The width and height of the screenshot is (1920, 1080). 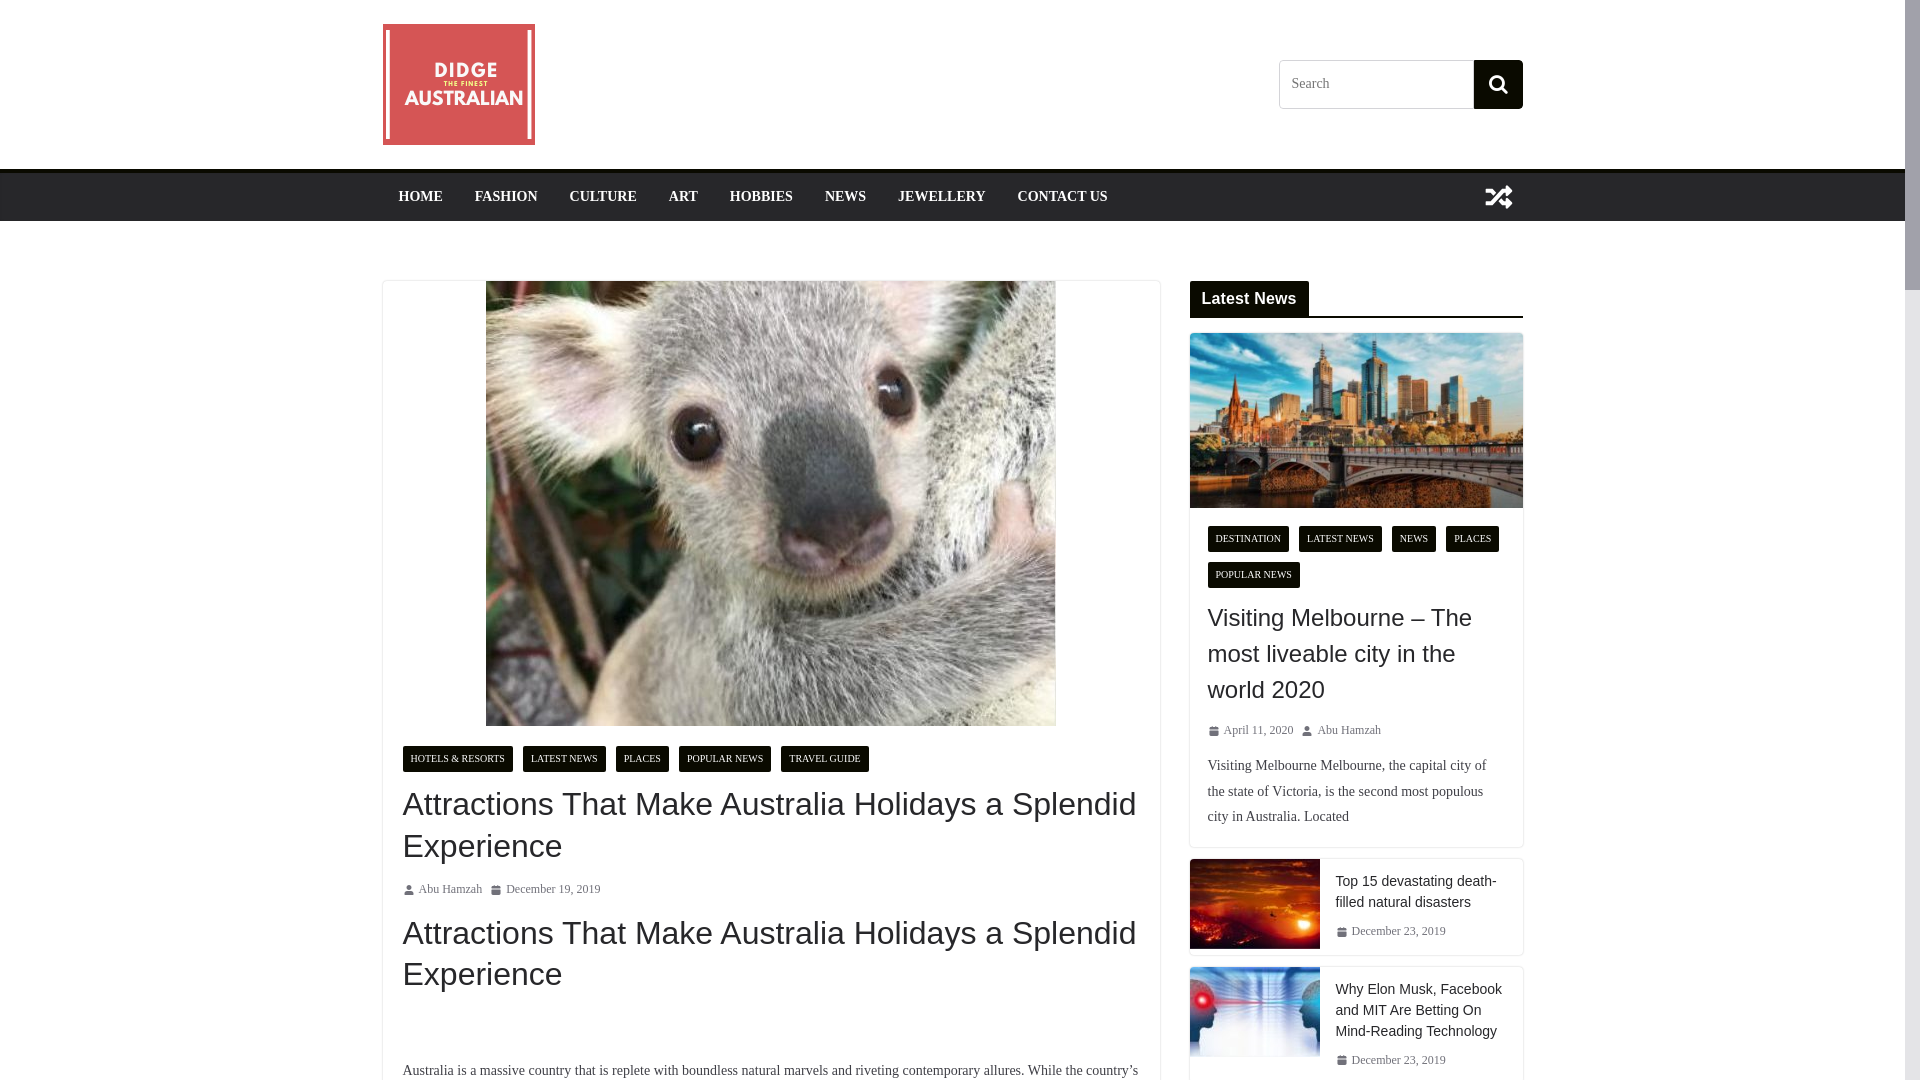 What do you see at coordinates (1348, 731) in the screenshot?
I see `'Abu Hamzah'` at bounding box center [1348, 731].